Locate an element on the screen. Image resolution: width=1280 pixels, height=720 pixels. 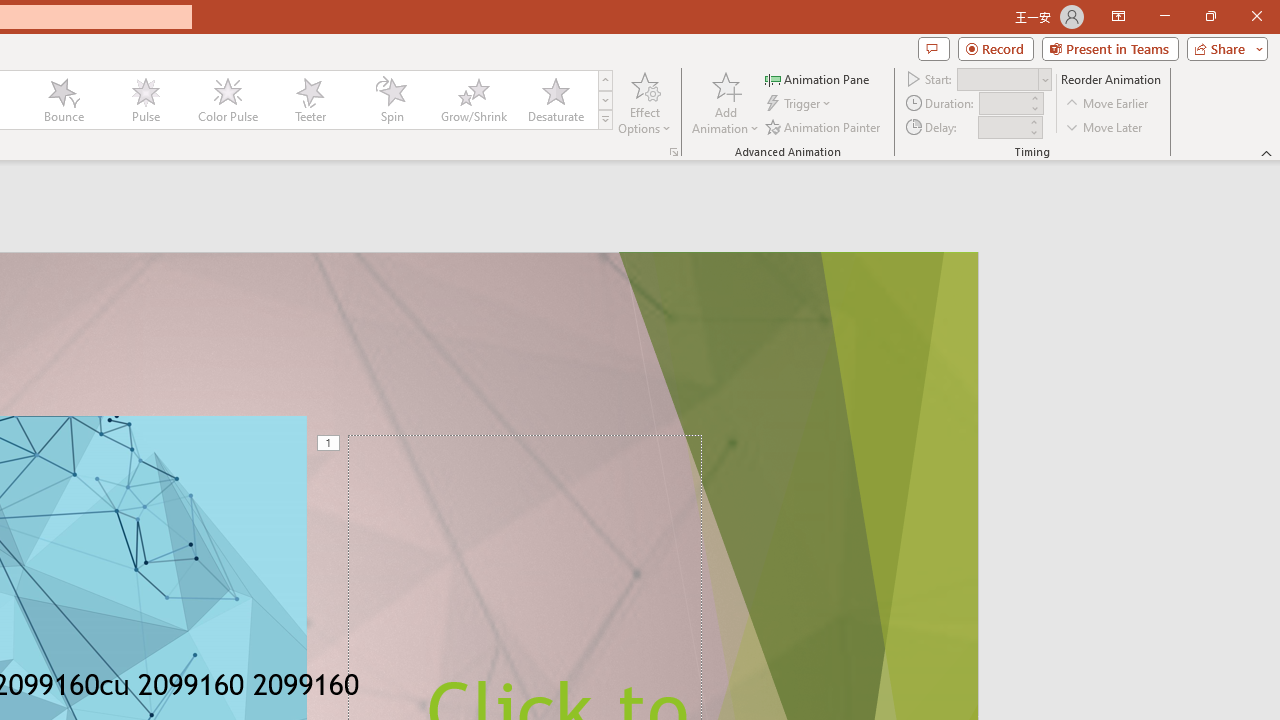
'Add Animation' is located at coordinates (724, 103).